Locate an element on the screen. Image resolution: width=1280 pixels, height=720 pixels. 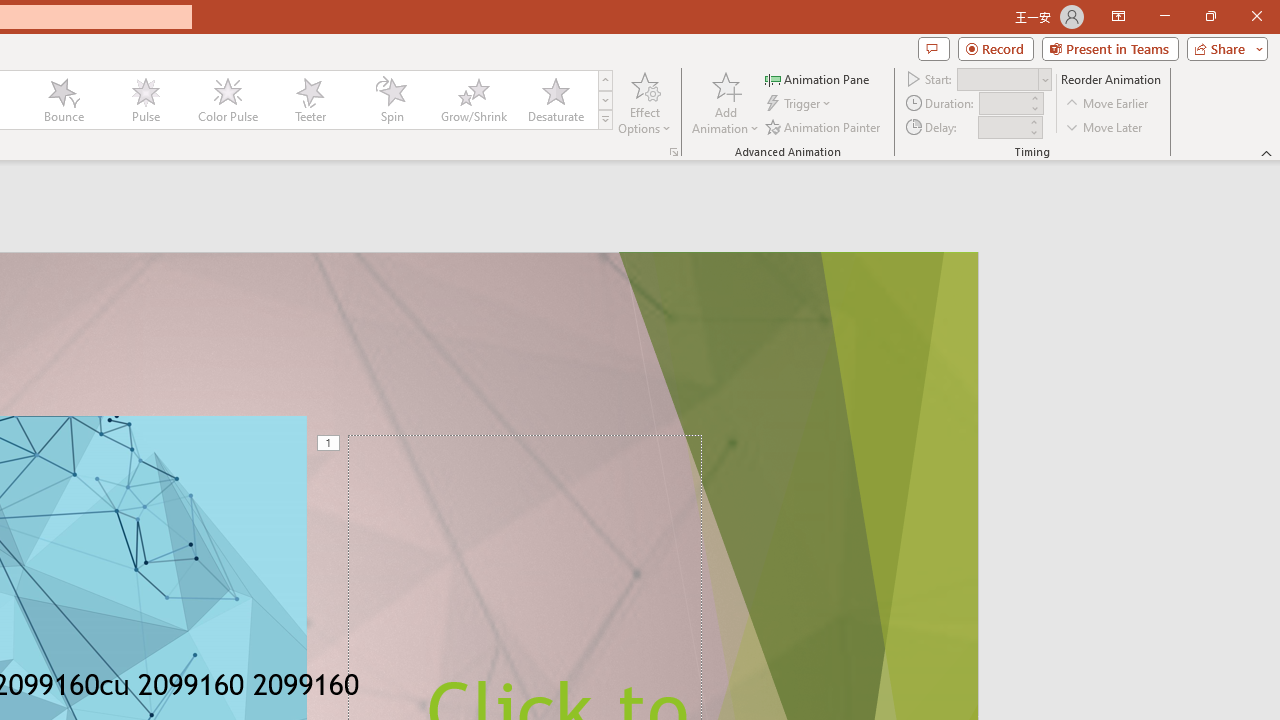
'Add Animation' is located at coordinates (724, 103).